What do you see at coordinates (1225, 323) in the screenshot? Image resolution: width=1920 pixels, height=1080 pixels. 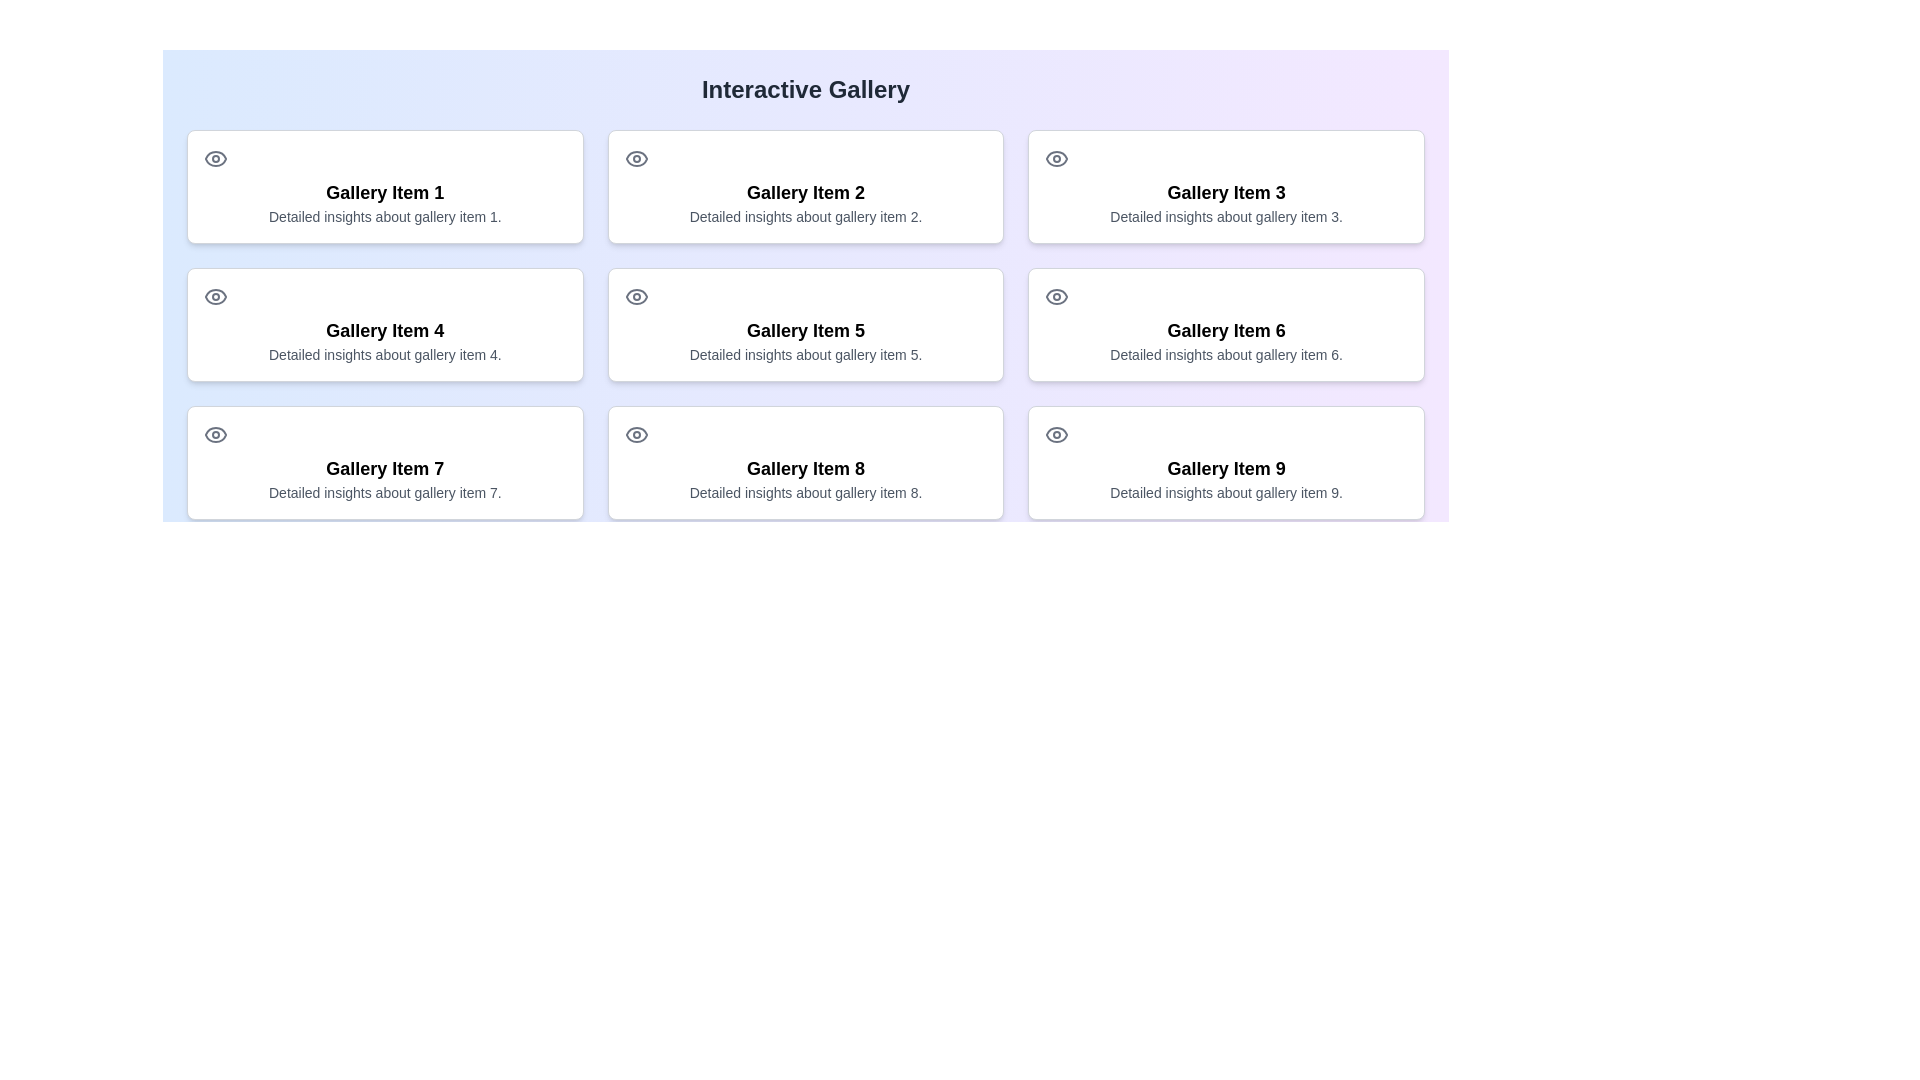 I see `the gallery item card representing 'Gallery Item 6', which is the sixth card in a grid layout, located in the middle row and last column` at bounding box center [1225, 323].